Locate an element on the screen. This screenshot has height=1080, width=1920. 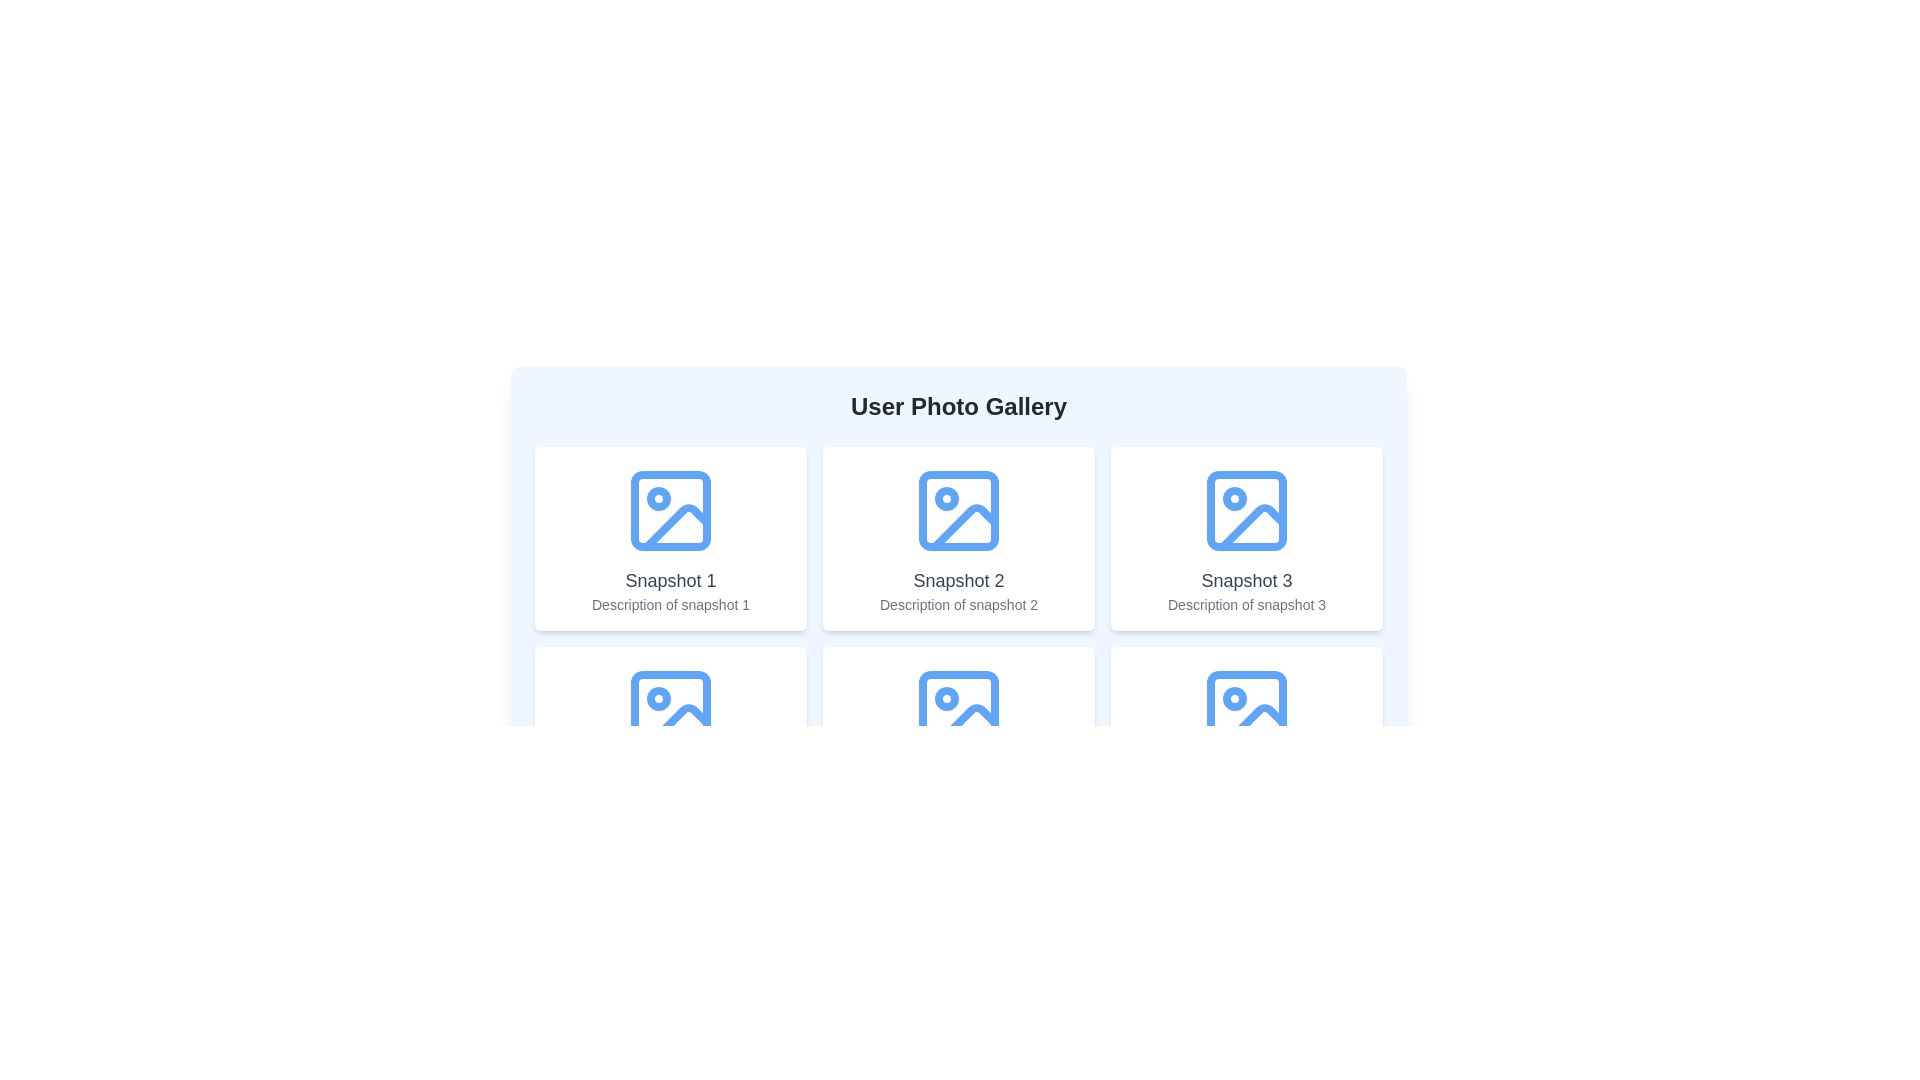
the small circular dot located at the top-left corner of the photo icon in the first snapshot of the user gallery is located at coordinates (658, 497).